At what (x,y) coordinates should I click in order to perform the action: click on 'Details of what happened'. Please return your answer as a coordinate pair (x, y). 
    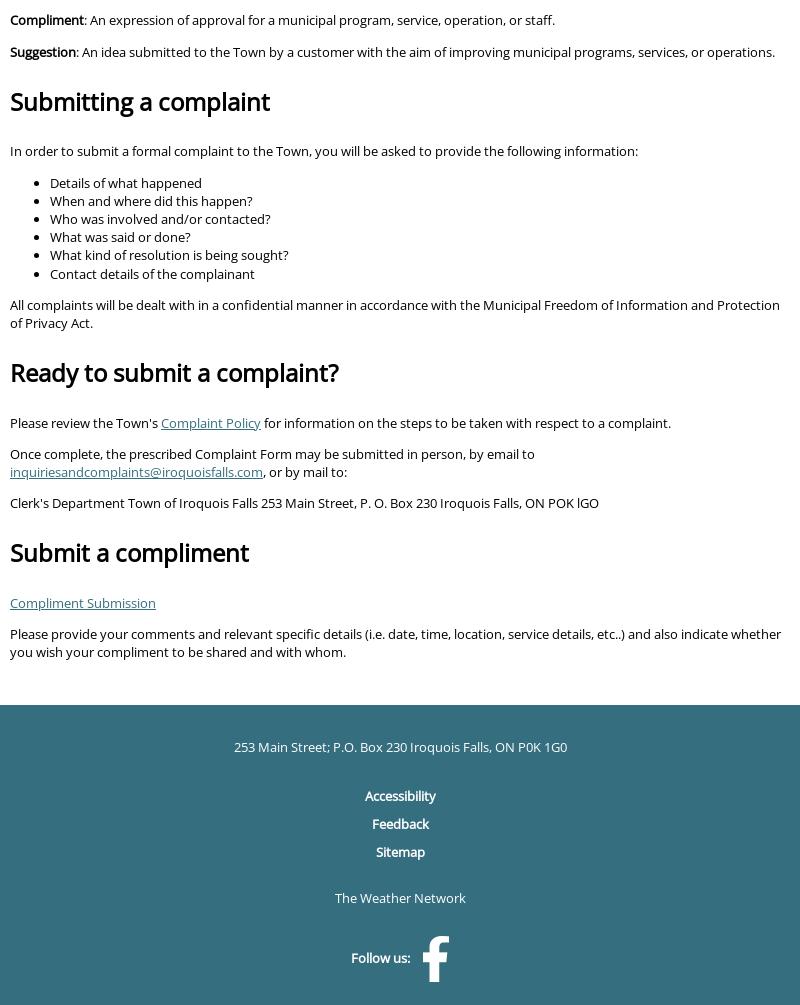
    Looking at the image, I should click on (49, 181).